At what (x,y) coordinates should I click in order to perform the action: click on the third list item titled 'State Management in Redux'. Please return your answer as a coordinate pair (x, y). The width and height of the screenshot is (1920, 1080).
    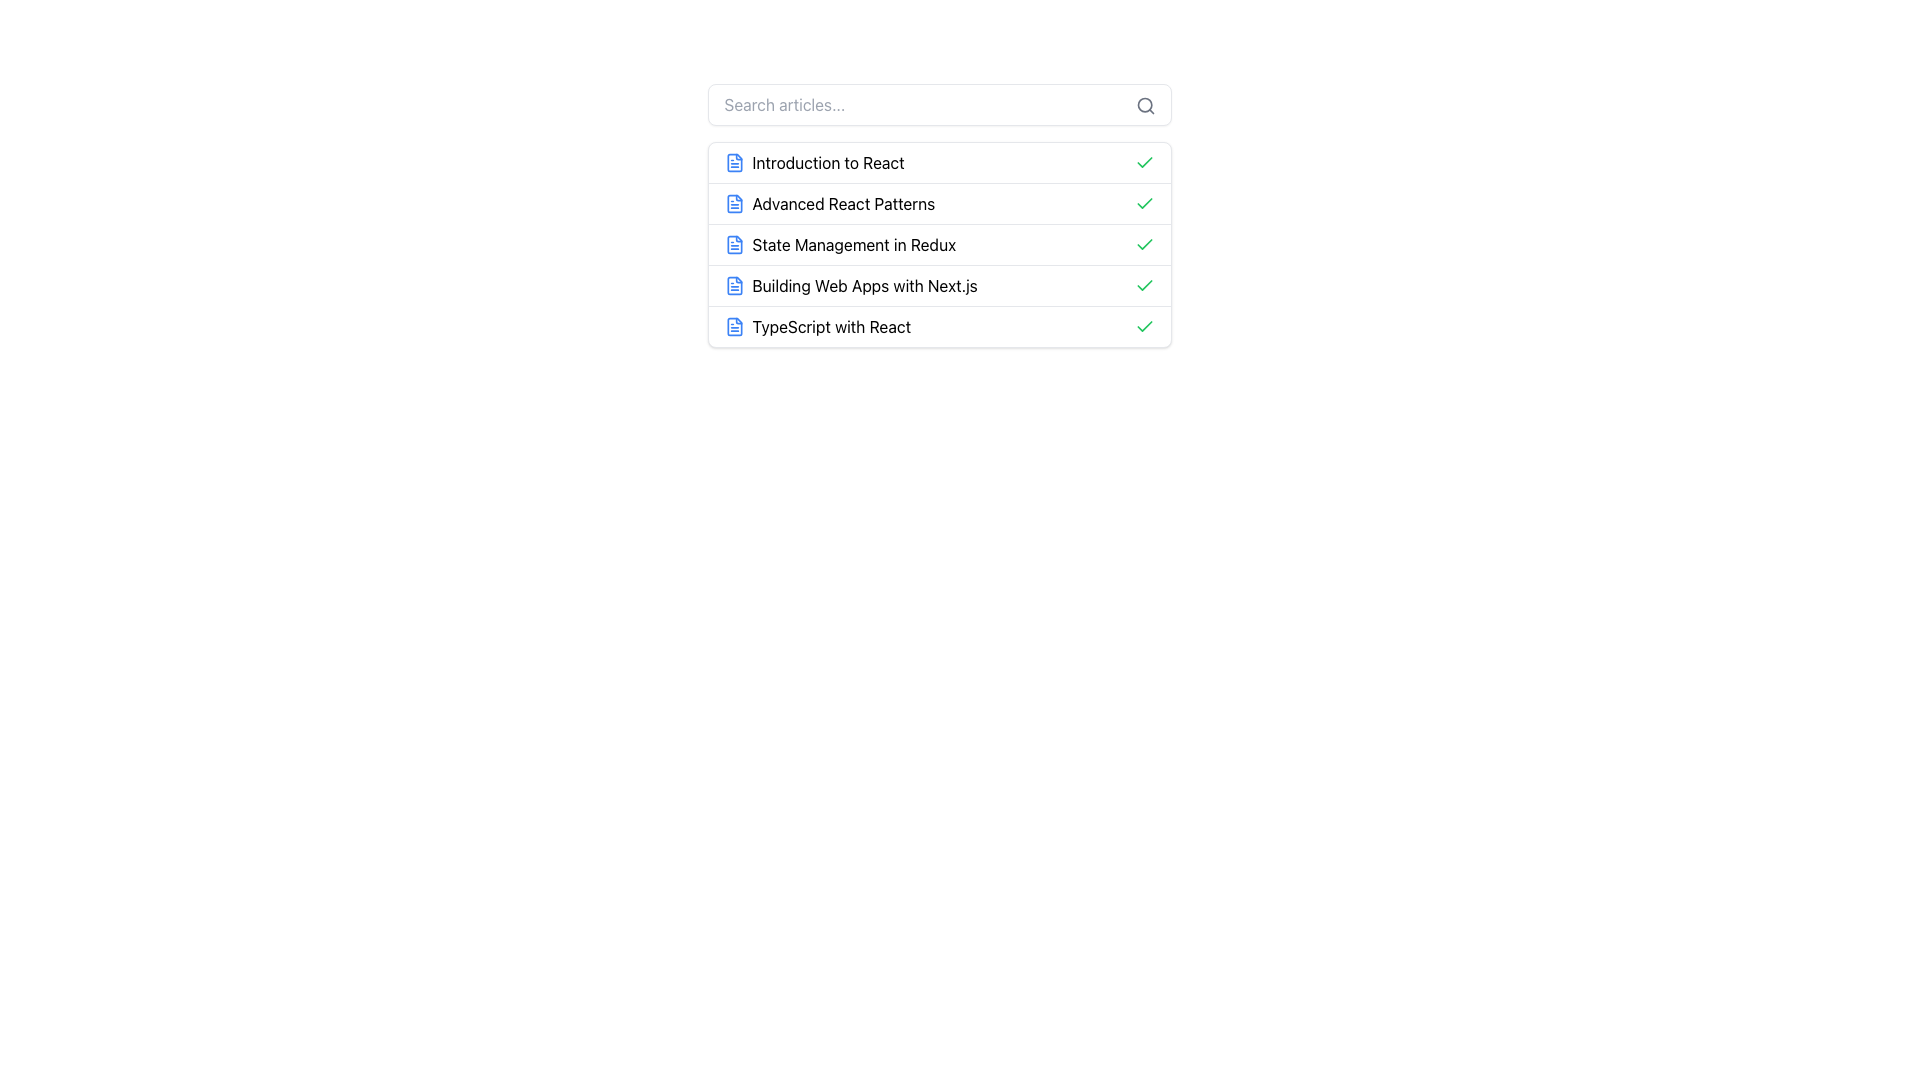
    Looking at the image, I should click on (938, 243).